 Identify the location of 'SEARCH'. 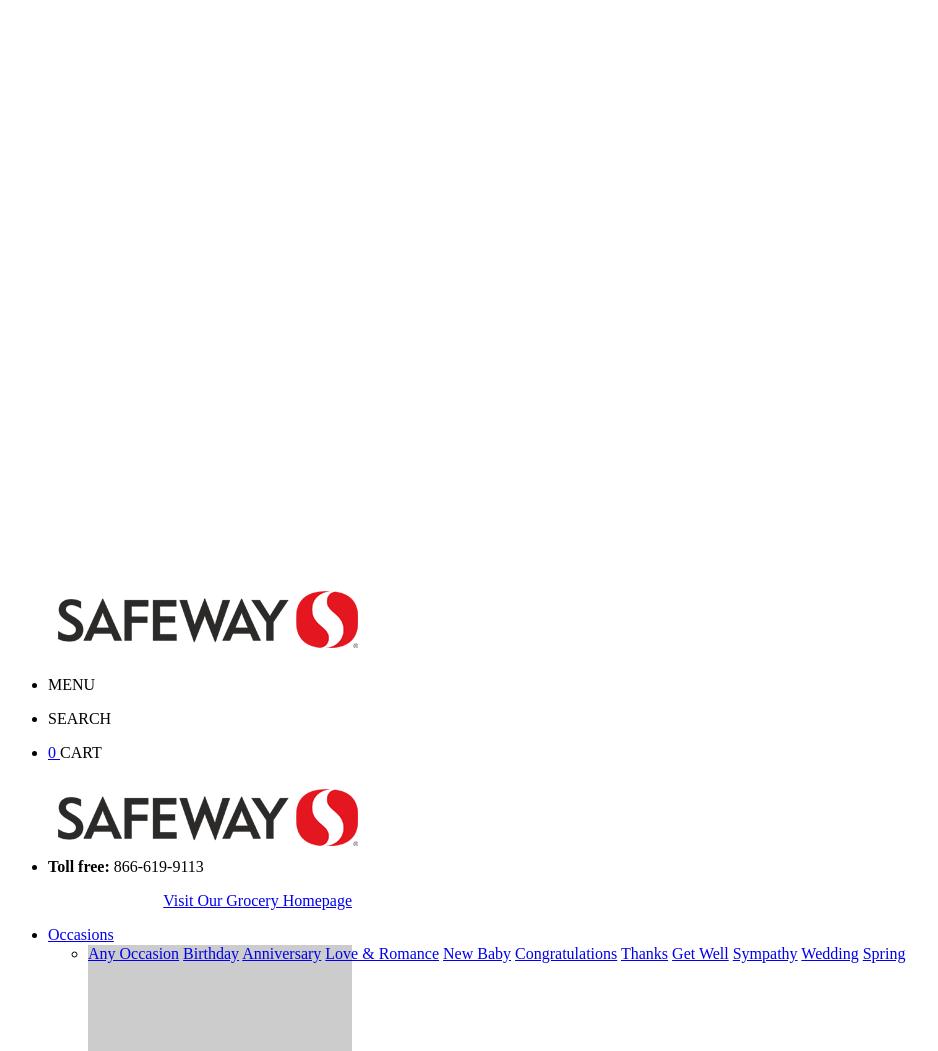
(79, 717).